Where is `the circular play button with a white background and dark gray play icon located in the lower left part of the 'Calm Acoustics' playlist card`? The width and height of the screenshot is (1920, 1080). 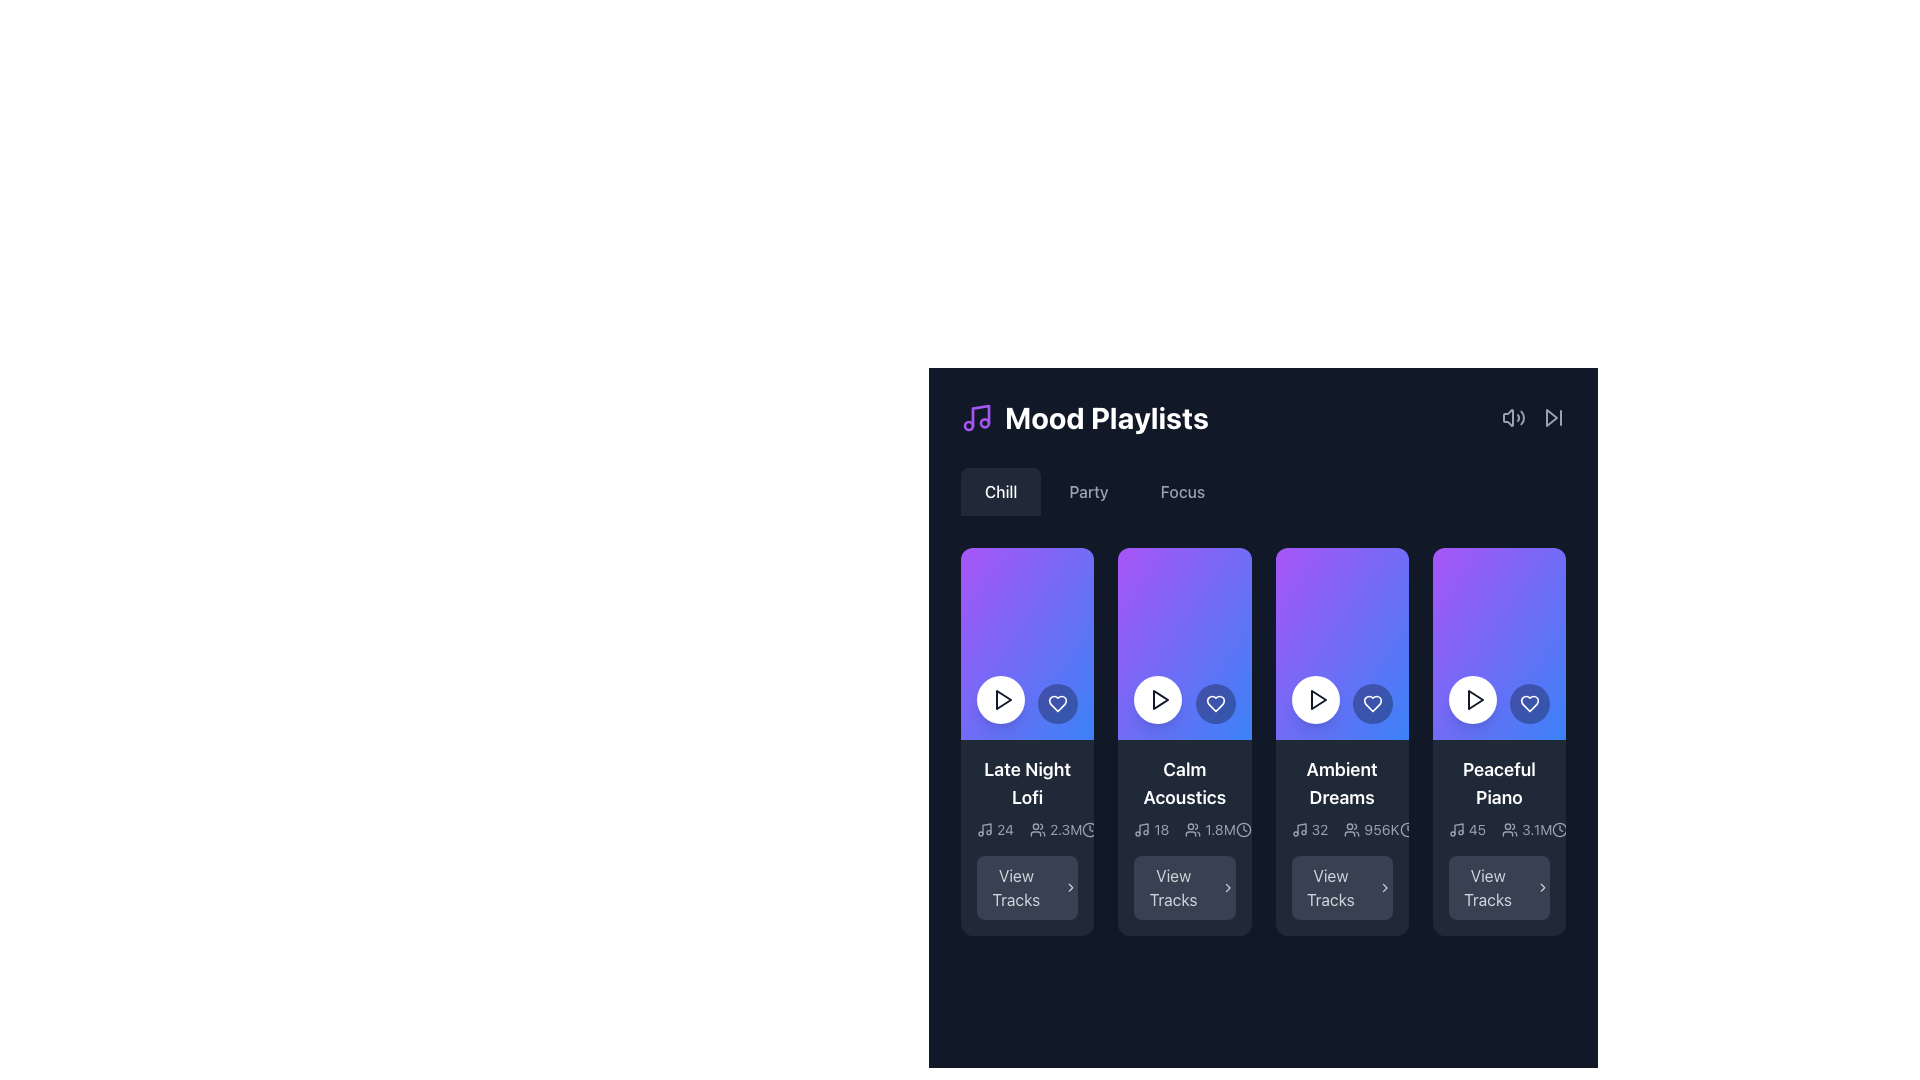
the circular play button with a white background and dark gray play icon located in the lower left part of the 'Calm Acoustics' playlist card is located at coordinates (1158, 698).